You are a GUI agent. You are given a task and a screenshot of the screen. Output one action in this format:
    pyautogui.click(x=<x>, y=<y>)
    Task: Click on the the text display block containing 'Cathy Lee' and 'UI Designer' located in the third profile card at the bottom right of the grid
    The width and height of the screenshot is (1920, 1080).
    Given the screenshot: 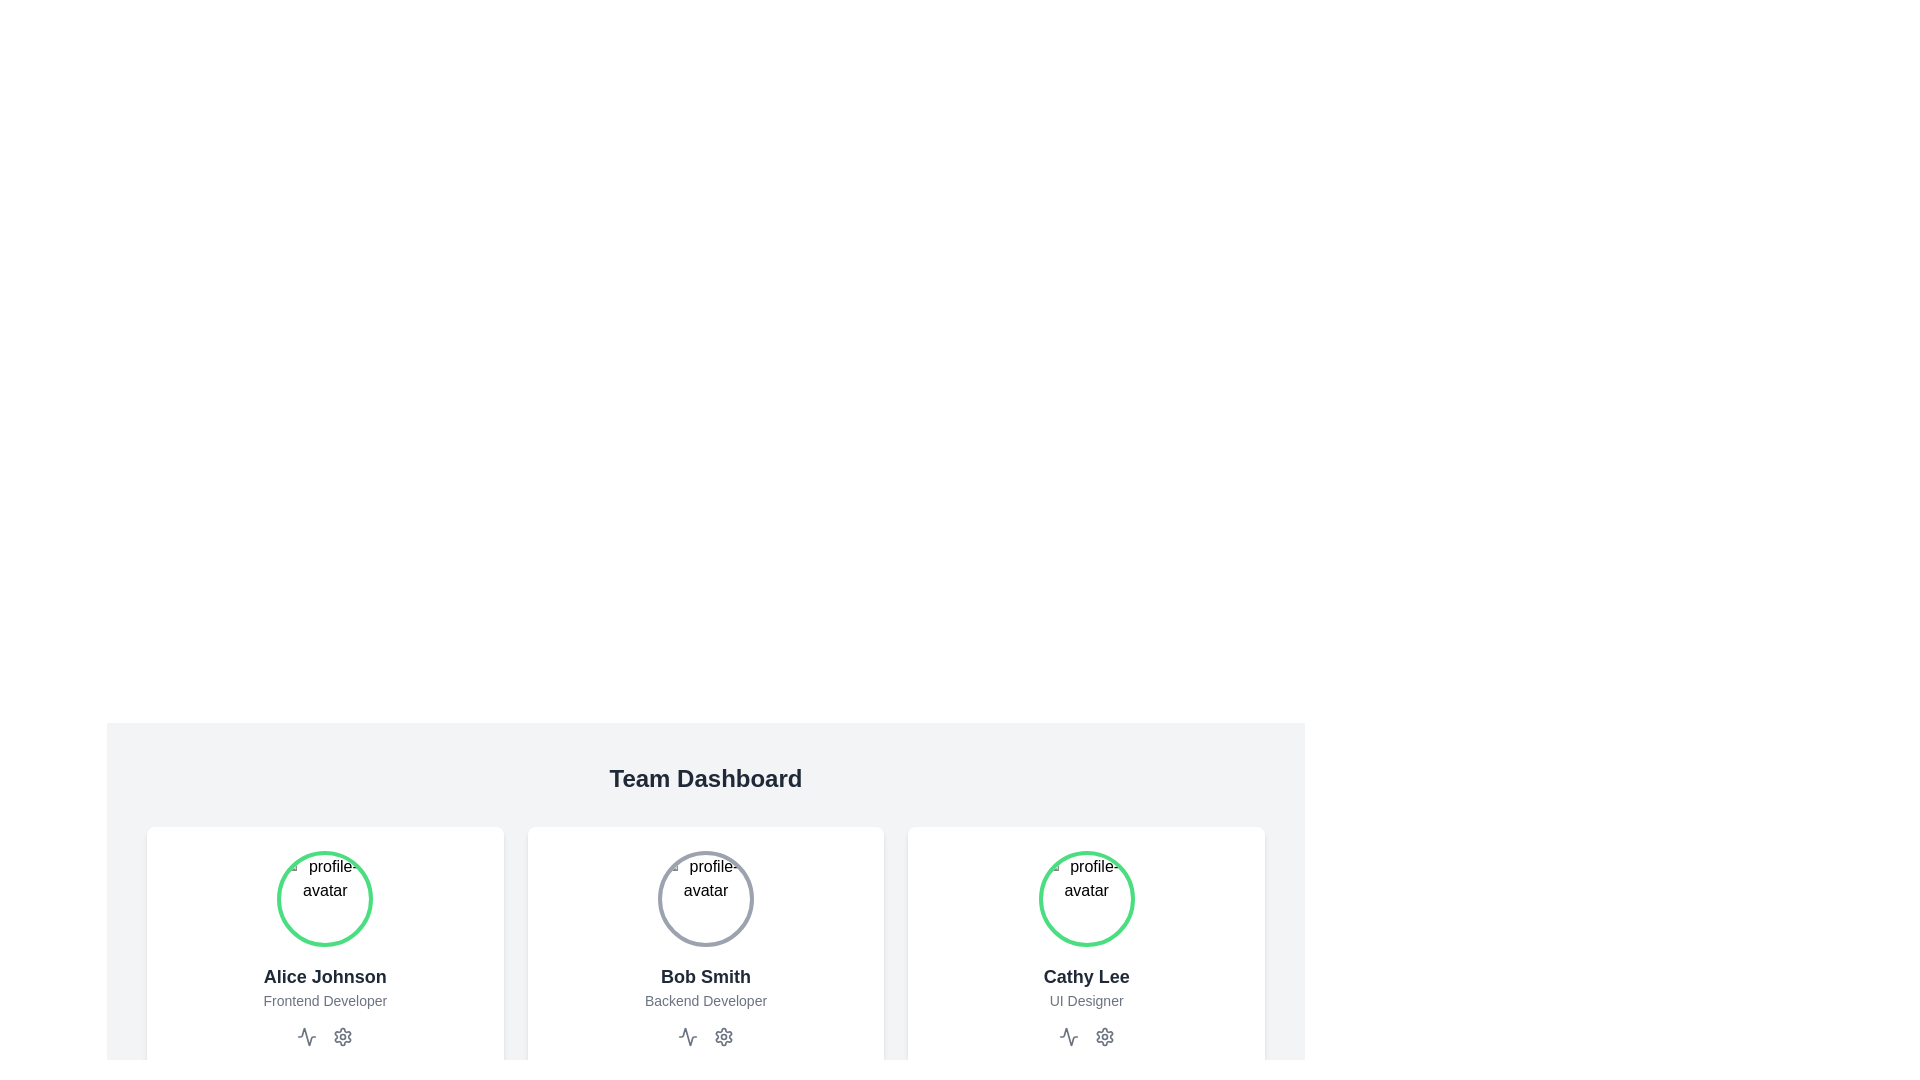 What is the action you would take?
    pyautogui.click(x=1085, y=986)
    